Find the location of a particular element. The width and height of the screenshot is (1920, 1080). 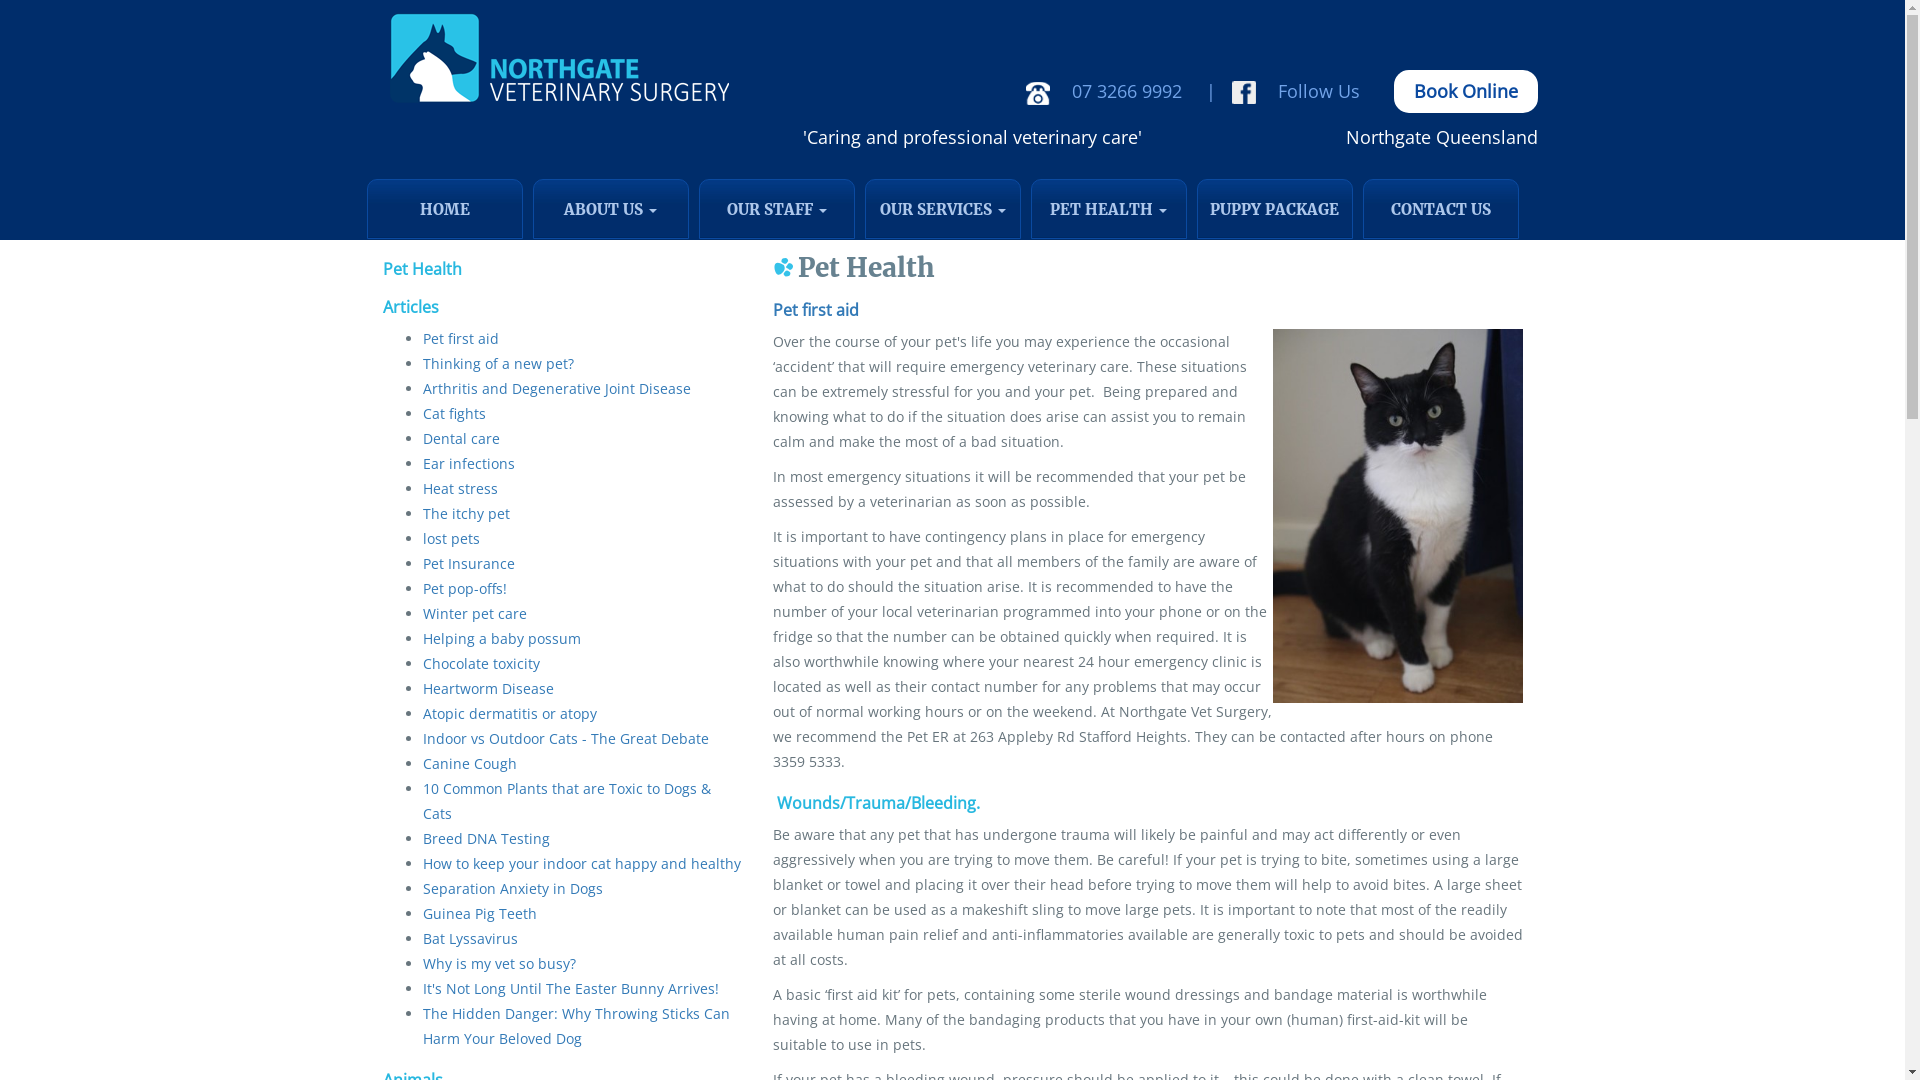

'Winter pet care' is located at coordinates (473, 612).